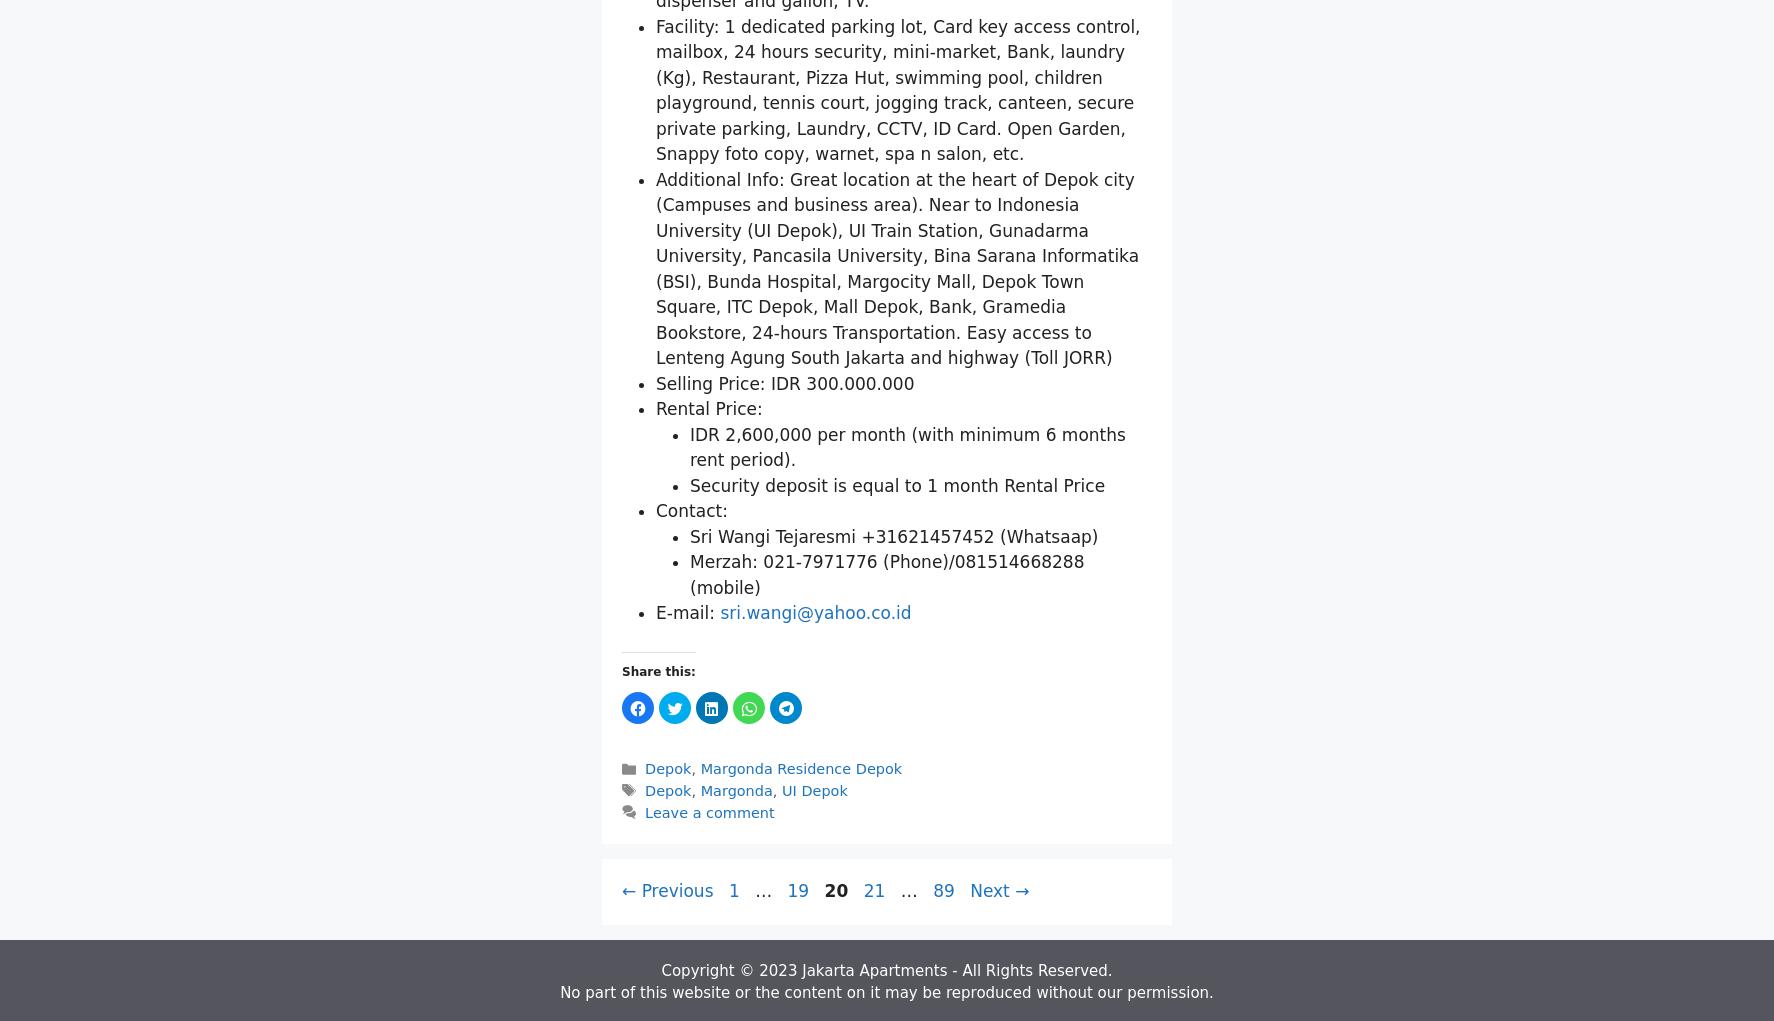  Describe the element at coordinates (896, 717) in the screenshot. I see `'Security deposit is equal to 1 month Rental Price'` at that location.